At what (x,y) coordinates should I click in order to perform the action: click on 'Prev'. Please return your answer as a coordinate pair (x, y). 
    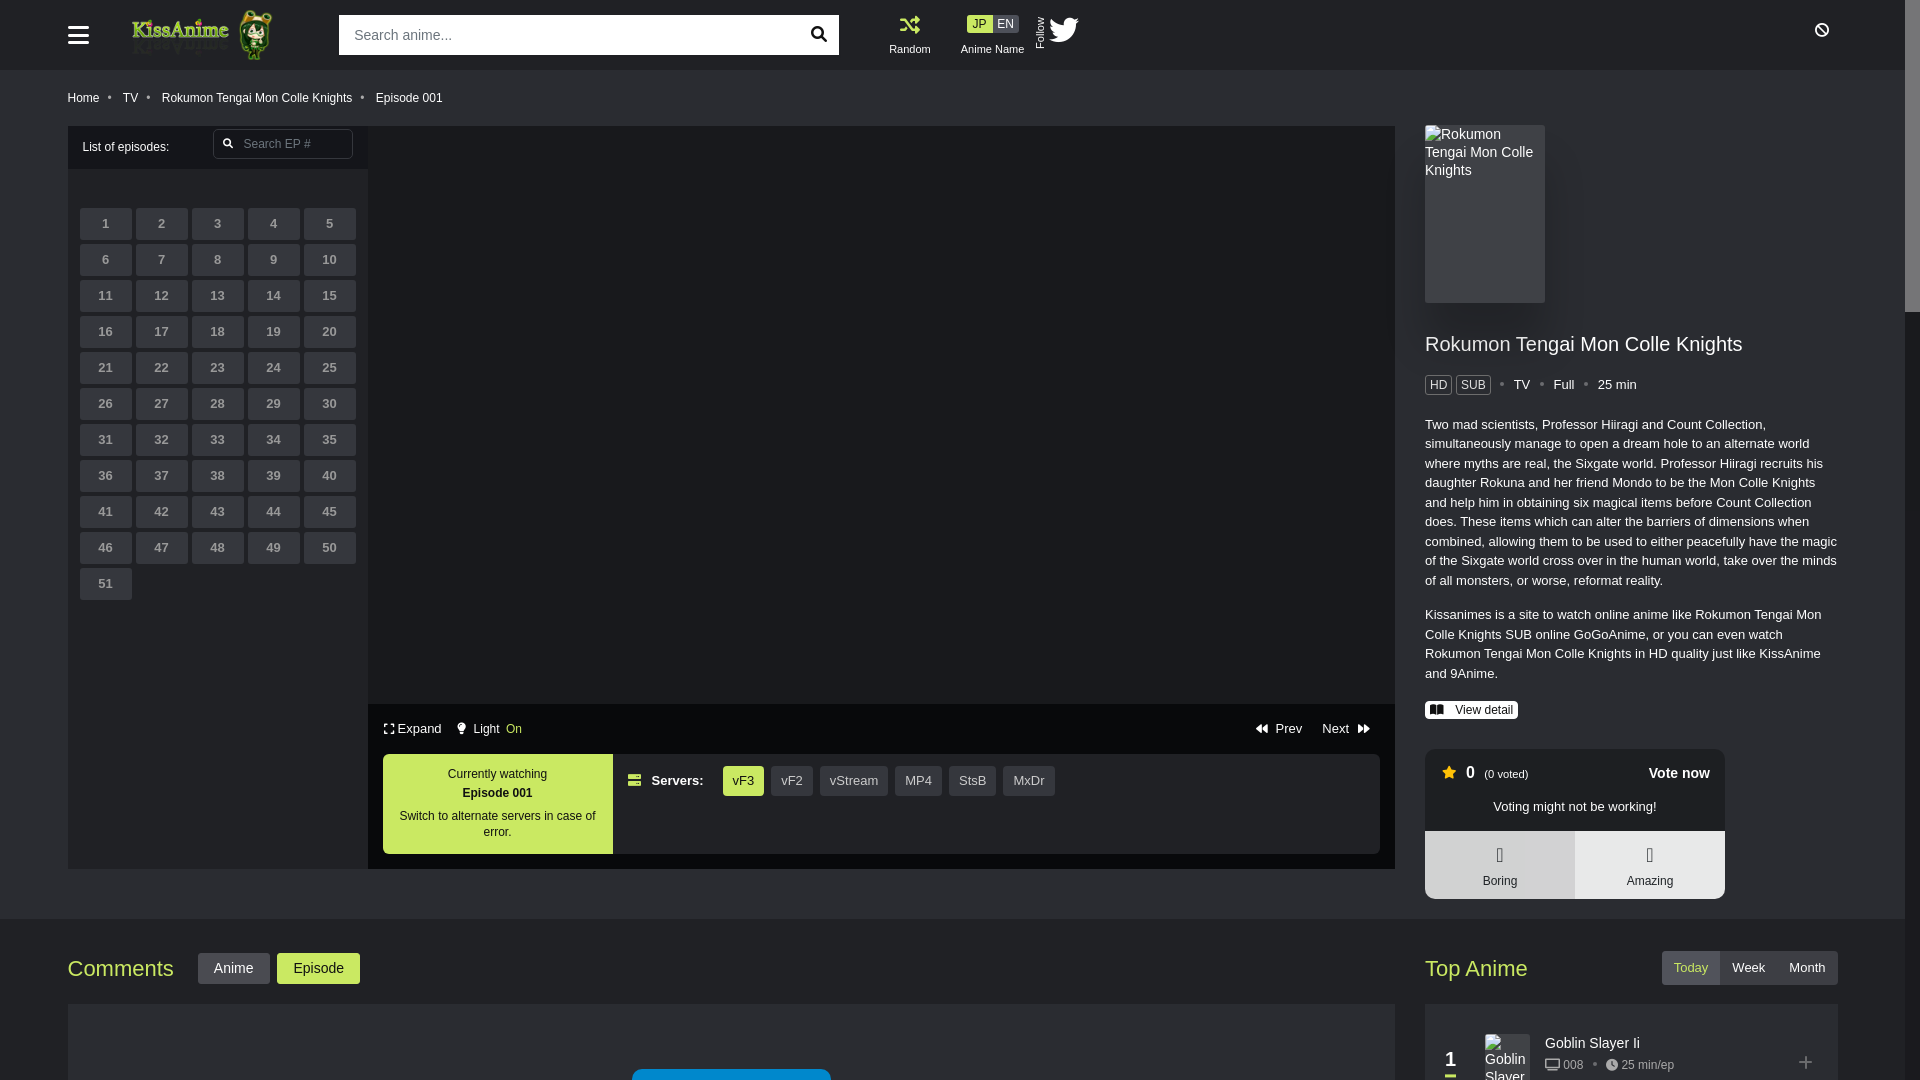
    Looking at the image, I should click on (1277, 729).